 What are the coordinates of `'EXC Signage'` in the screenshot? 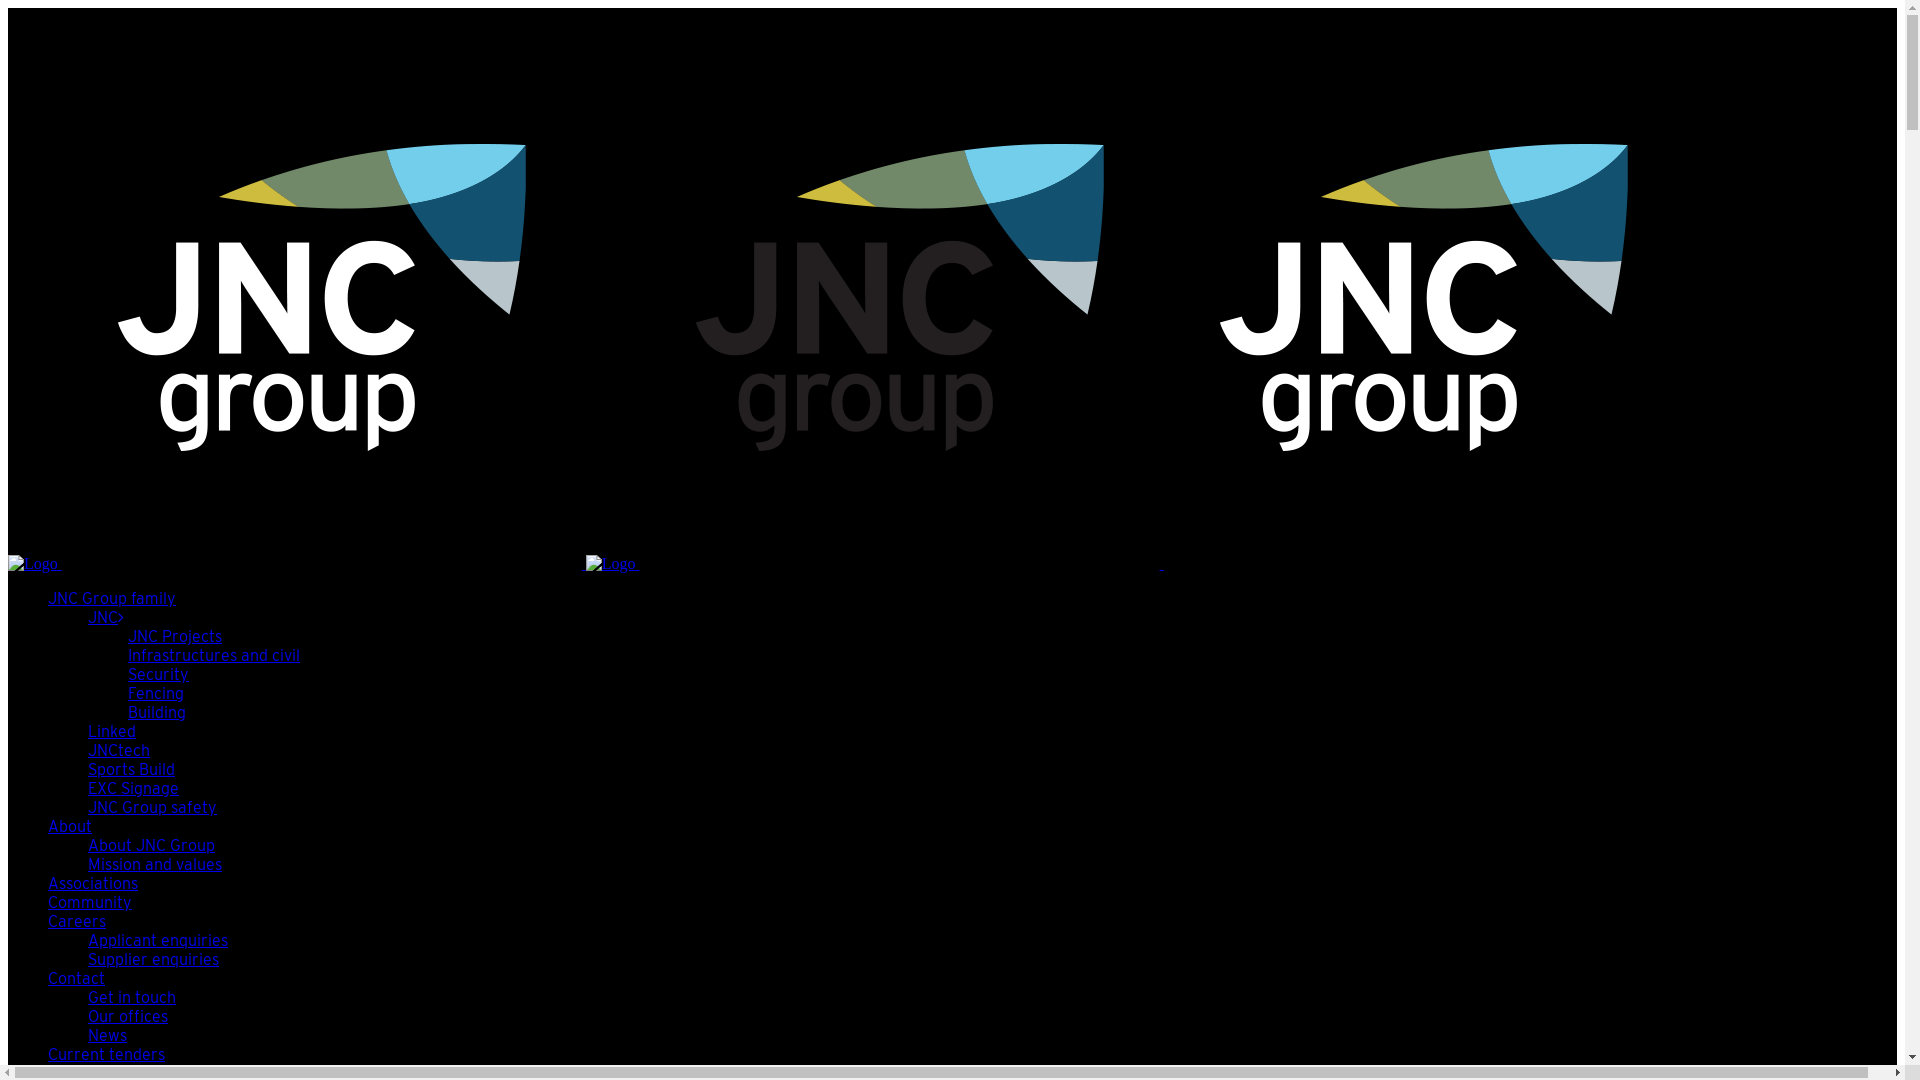 It's located at (132, 787).